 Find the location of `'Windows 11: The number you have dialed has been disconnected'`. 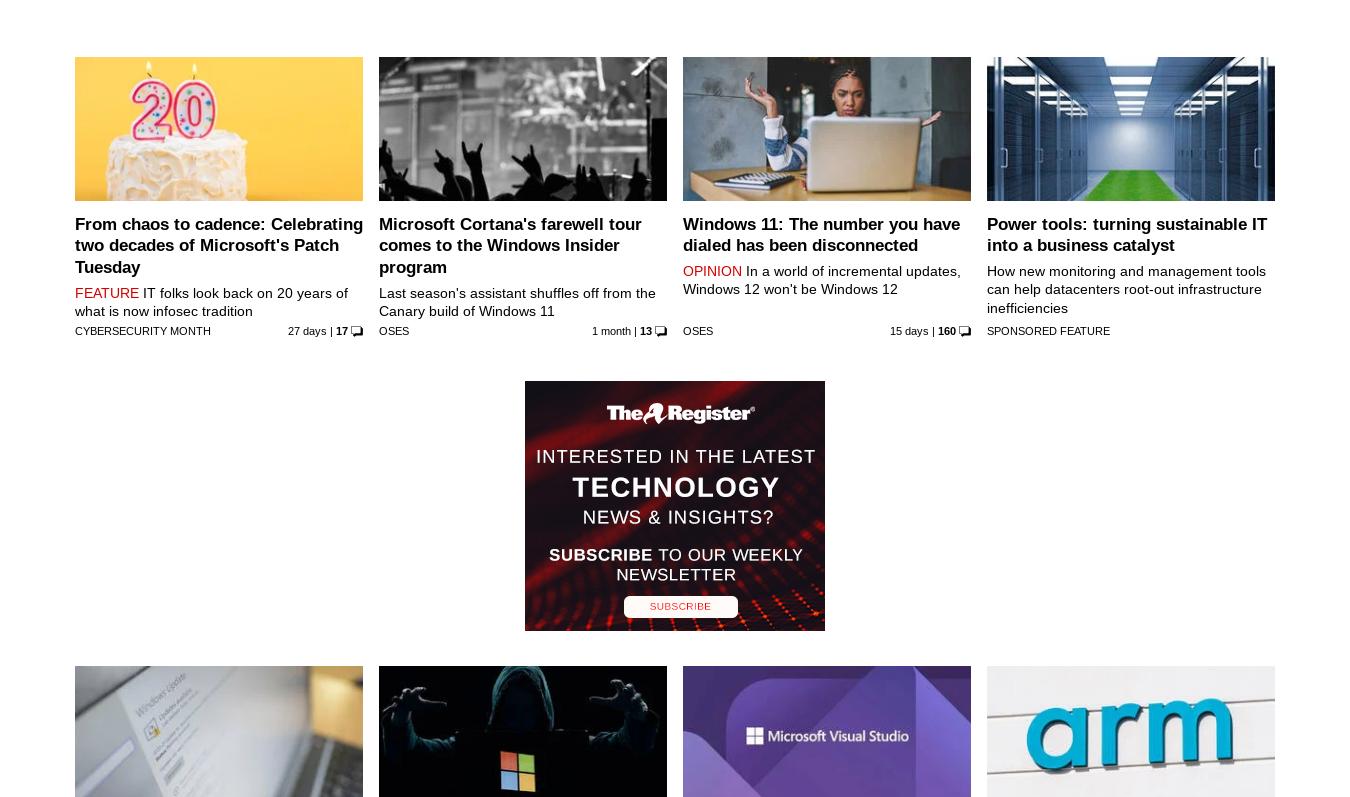

'Windows 11: The number you have dialed has been disconnected' is located at coordinates (821, 234).